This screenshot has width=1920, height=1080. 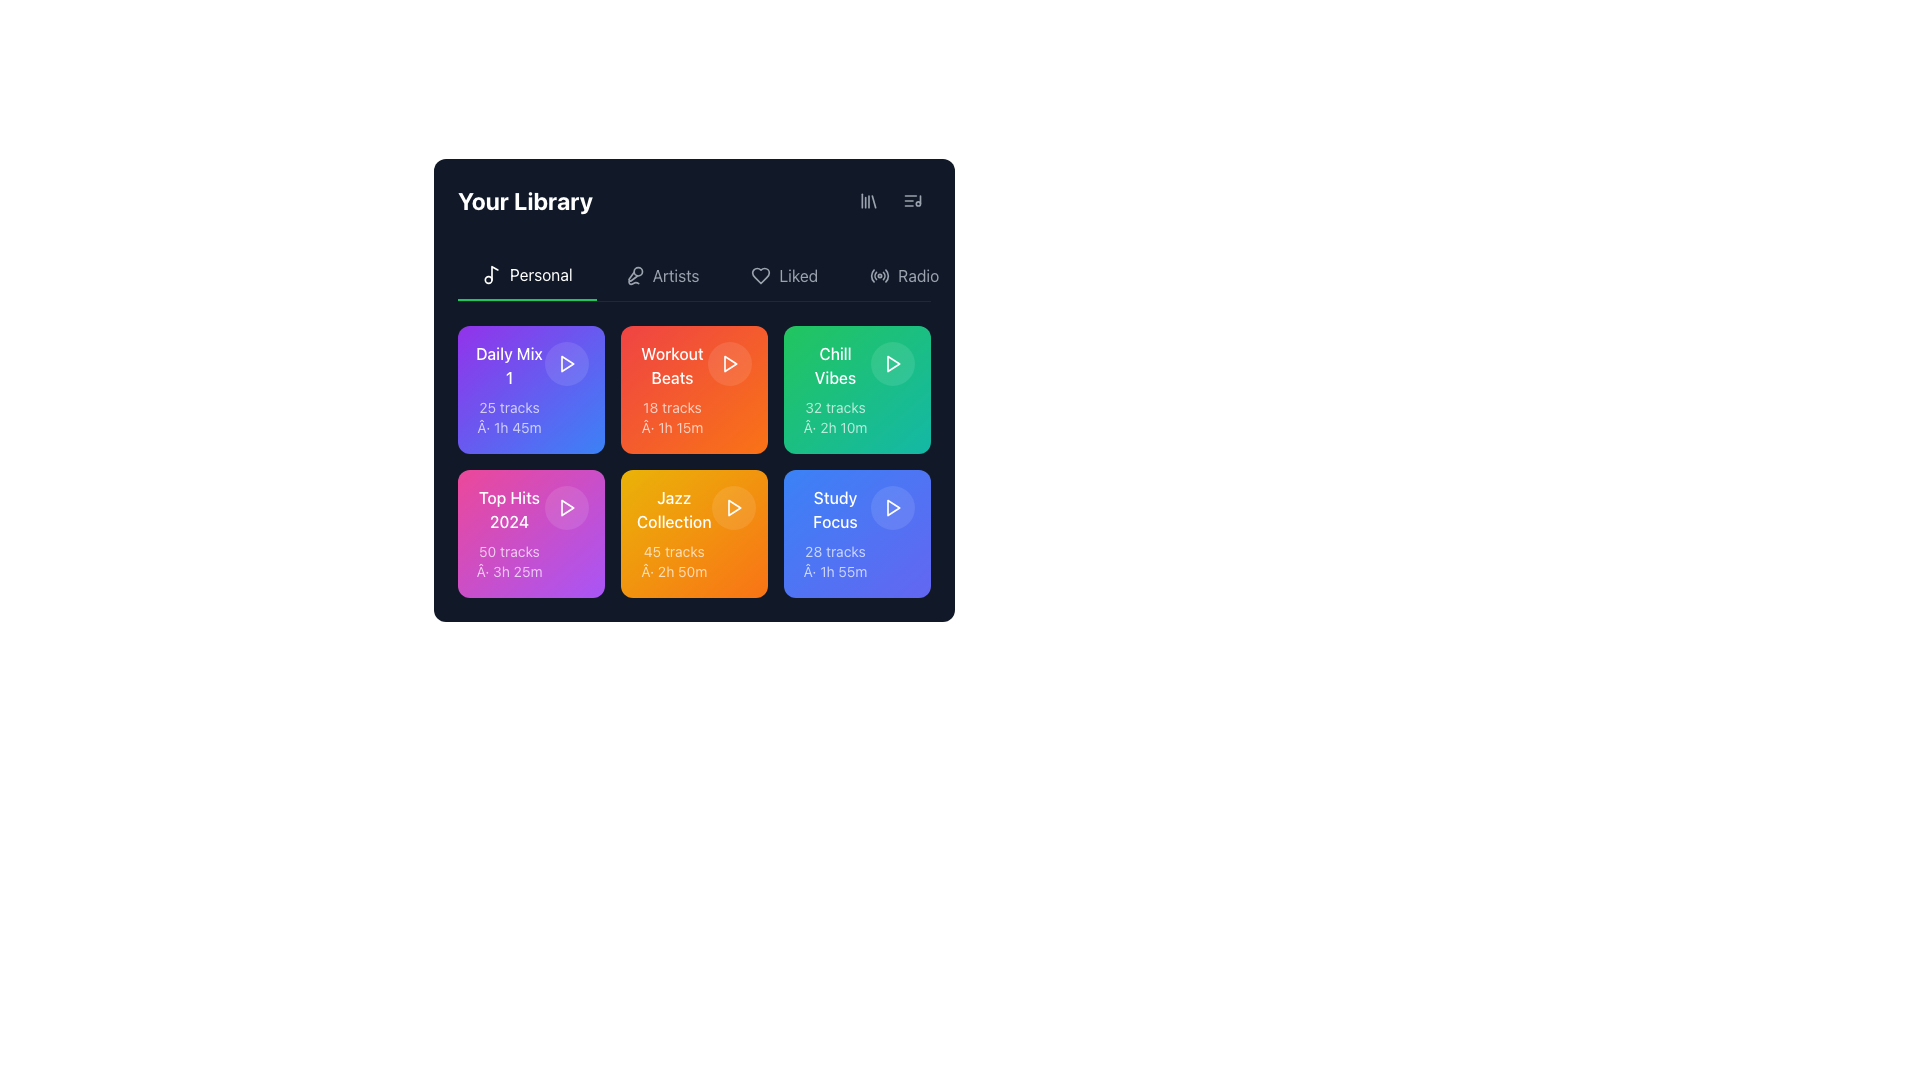 What do you see at coordinates (491, 274) in the screenshot?
I see `the music note icon located in the navigation bar under 'Your Library', which is positioned immediately to the left of the 'Personal' label` at bounding box center [491, 274].